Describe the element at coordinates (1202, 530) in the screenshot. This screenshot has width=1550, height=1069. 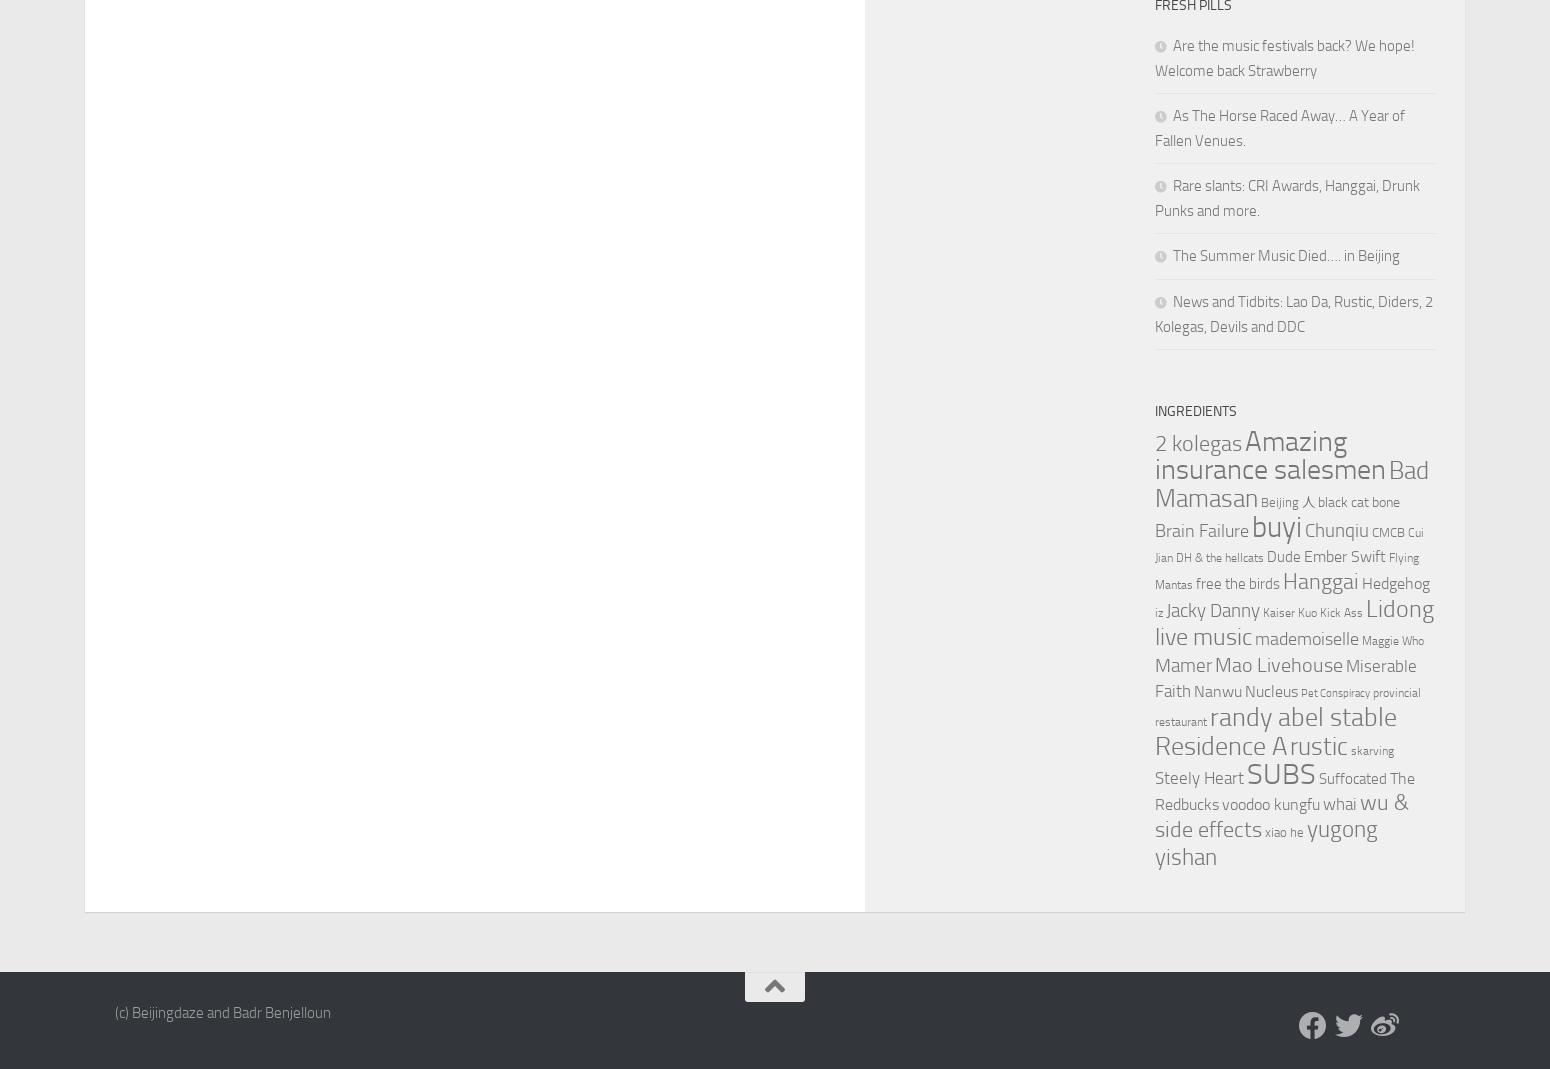
I see `'Brain Failure'` at that location.